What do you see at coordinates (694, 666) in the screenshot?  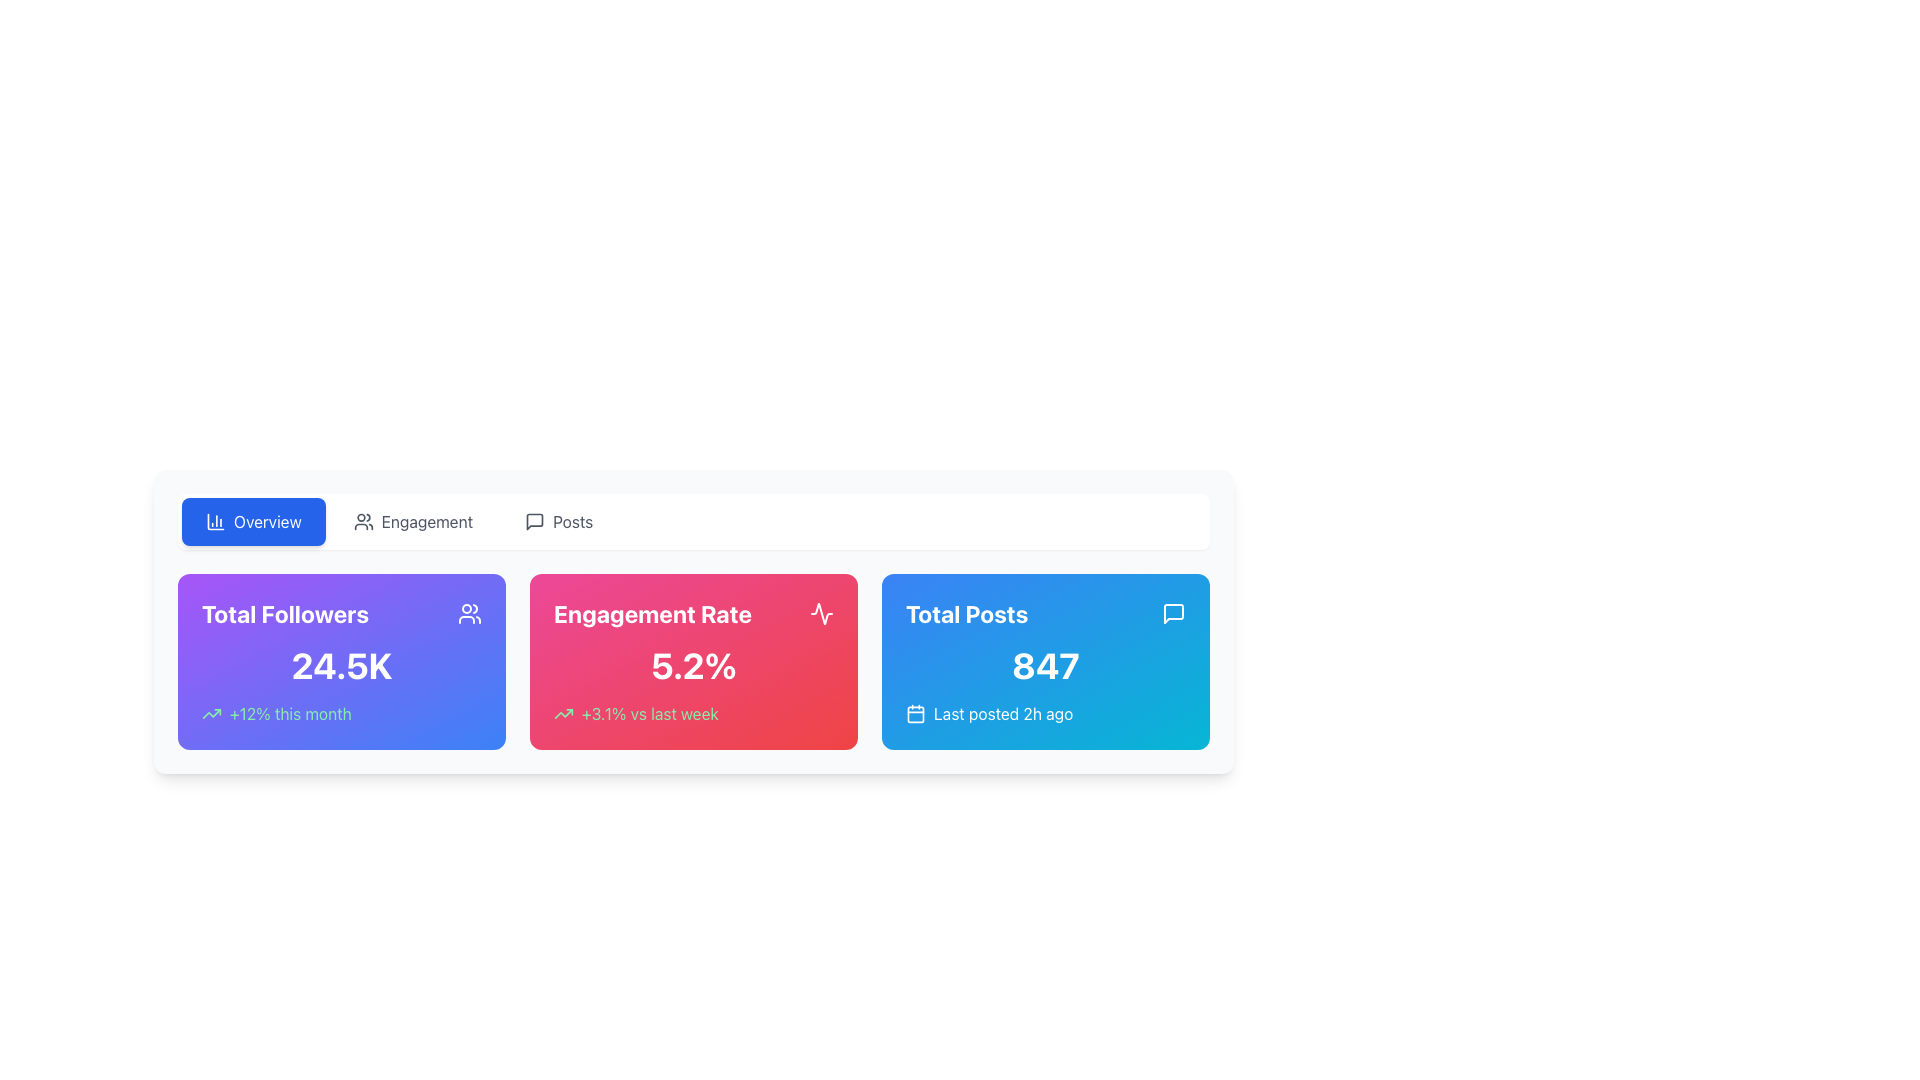 I see `the prominent text label displaying '5.2%' that is styled in bold white text on a pink to red gradient background within the 'Engagement Rate' card` at bounding box center [694, 666].